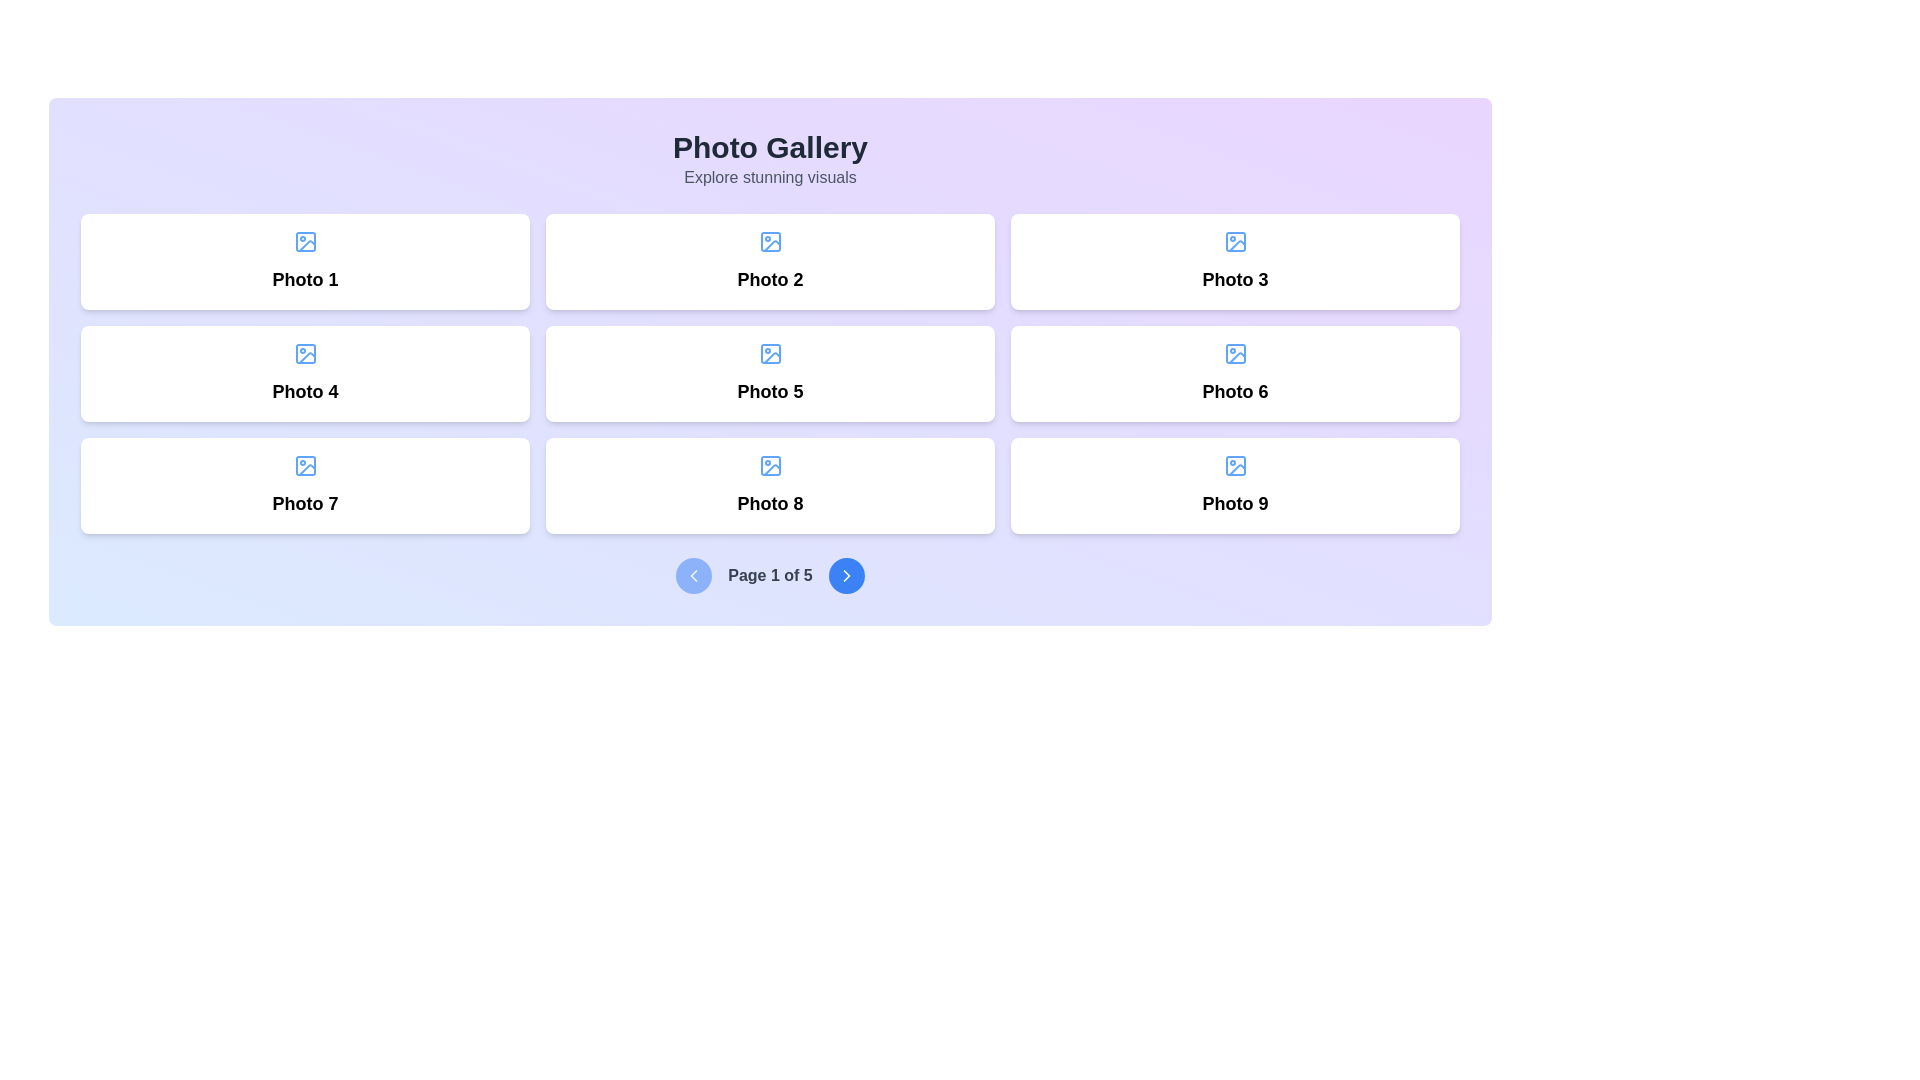 Image resolution: width=1920 pixels, height=1080 pixels. What do you see at coordinates (769, 176) in the screenshot?
I see `the text label that says 'Explore stunning visuals', which is located directly below the 'Photo Gallery' text, centered horizontally within the interface` at bounding box center [769, 176].